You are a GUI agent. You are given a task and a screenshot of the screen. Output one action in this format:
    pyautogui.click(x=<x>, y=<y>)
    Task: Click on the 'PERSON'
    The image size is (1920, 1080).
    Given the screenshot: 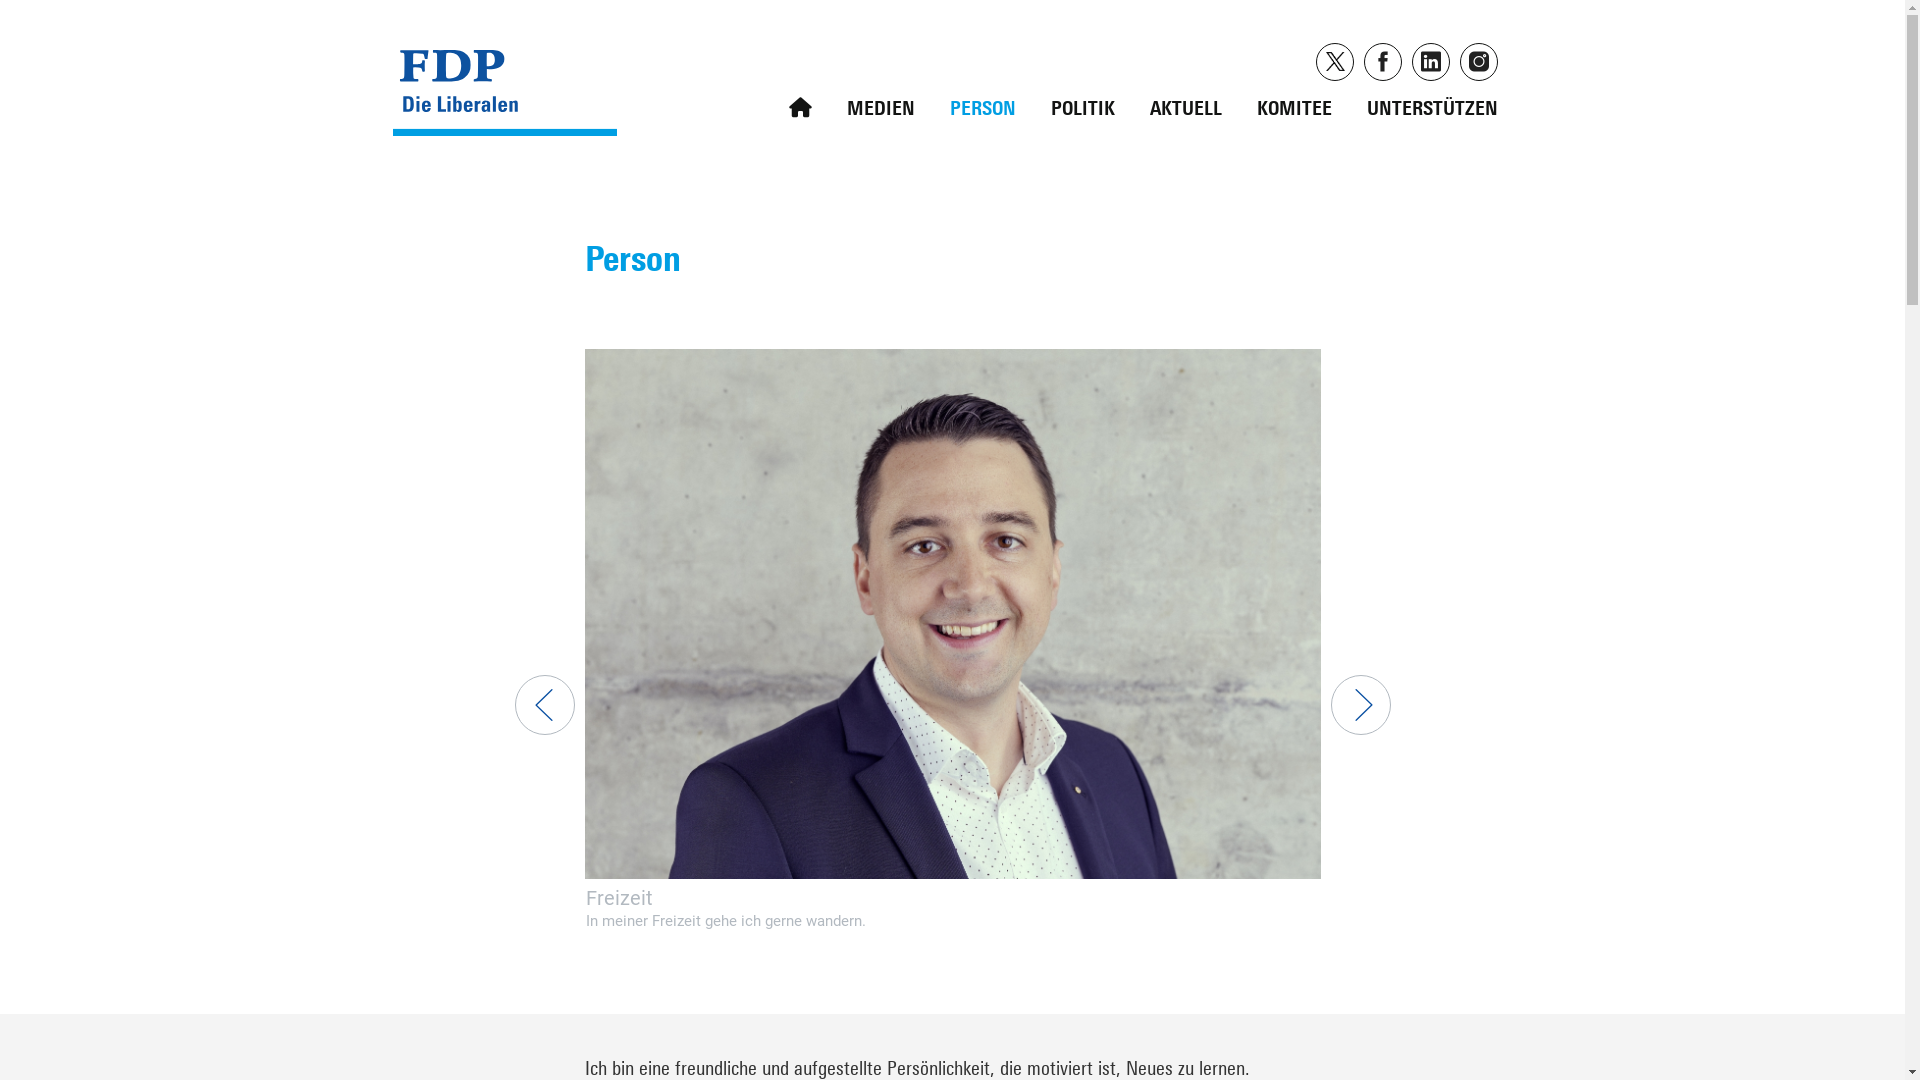 What is the action you would take?
    pyautogui.click(x=982, y=103)
    